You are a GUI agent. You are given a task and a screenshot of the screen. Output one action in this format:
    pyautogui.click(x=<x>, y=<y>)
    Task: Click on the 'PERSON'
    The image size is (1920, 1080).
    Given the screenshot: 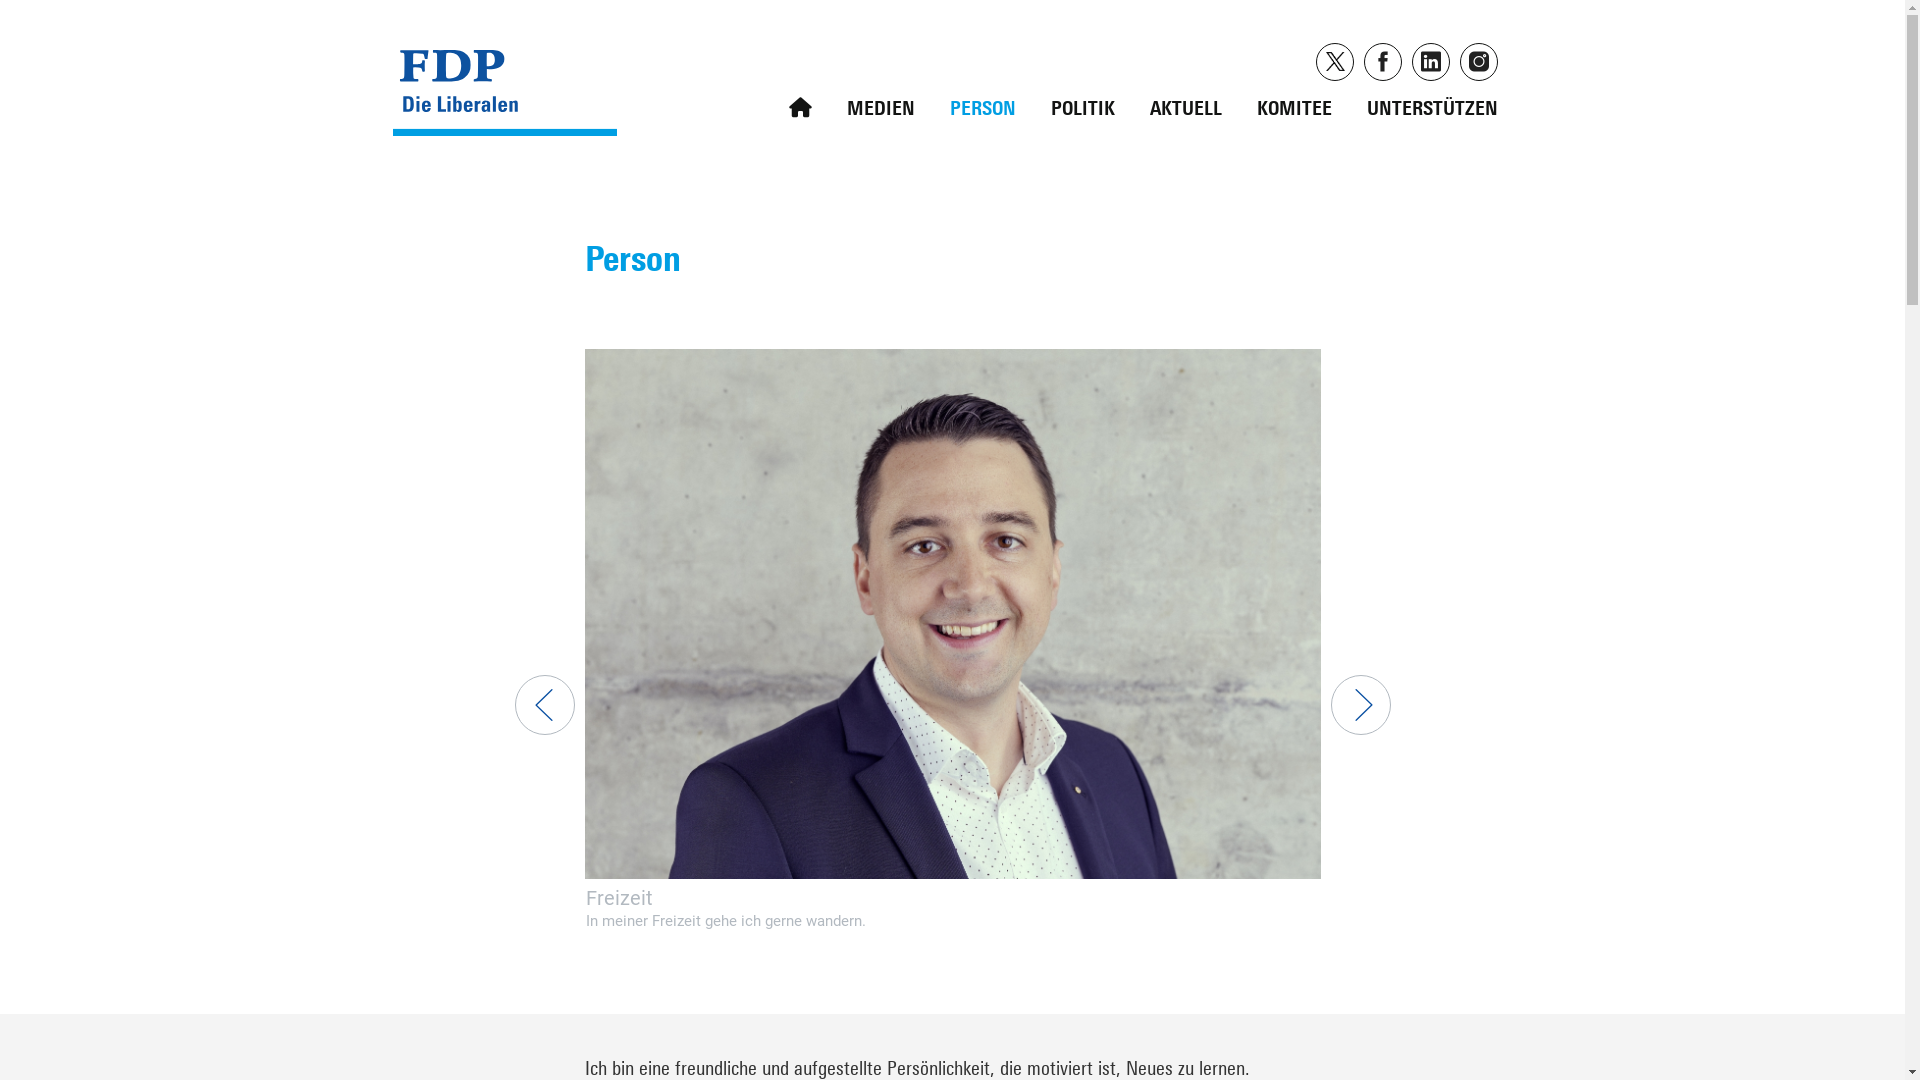 What is the action you would take?
    pyautogui.click(x=982, y=103)
    